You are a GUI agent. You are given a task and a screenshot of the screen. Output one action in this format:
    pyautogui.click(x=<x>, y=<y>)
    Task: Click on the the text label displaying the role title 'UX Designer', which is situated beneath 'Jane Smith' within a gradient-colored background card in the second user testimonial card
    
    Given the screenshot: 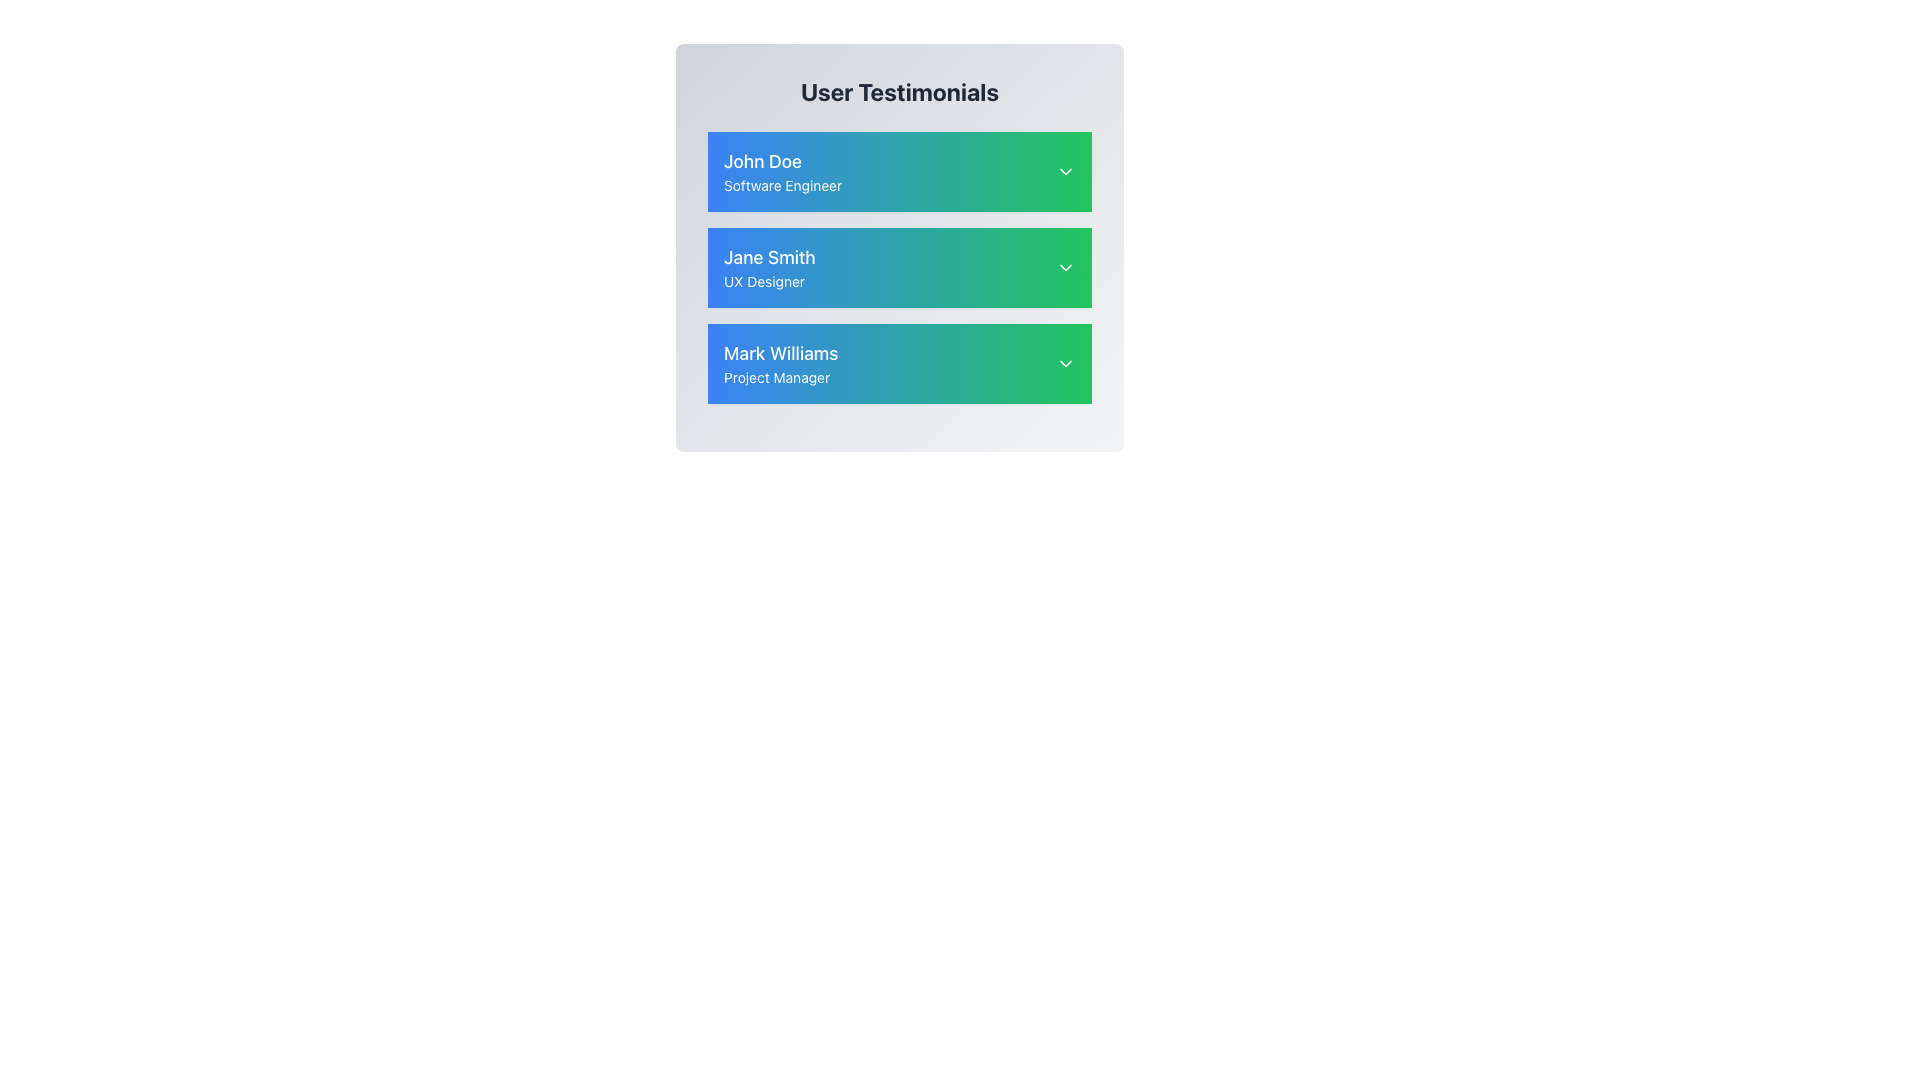 What is the action you would take?
    pyautogui.click(x=768, y=281)
    